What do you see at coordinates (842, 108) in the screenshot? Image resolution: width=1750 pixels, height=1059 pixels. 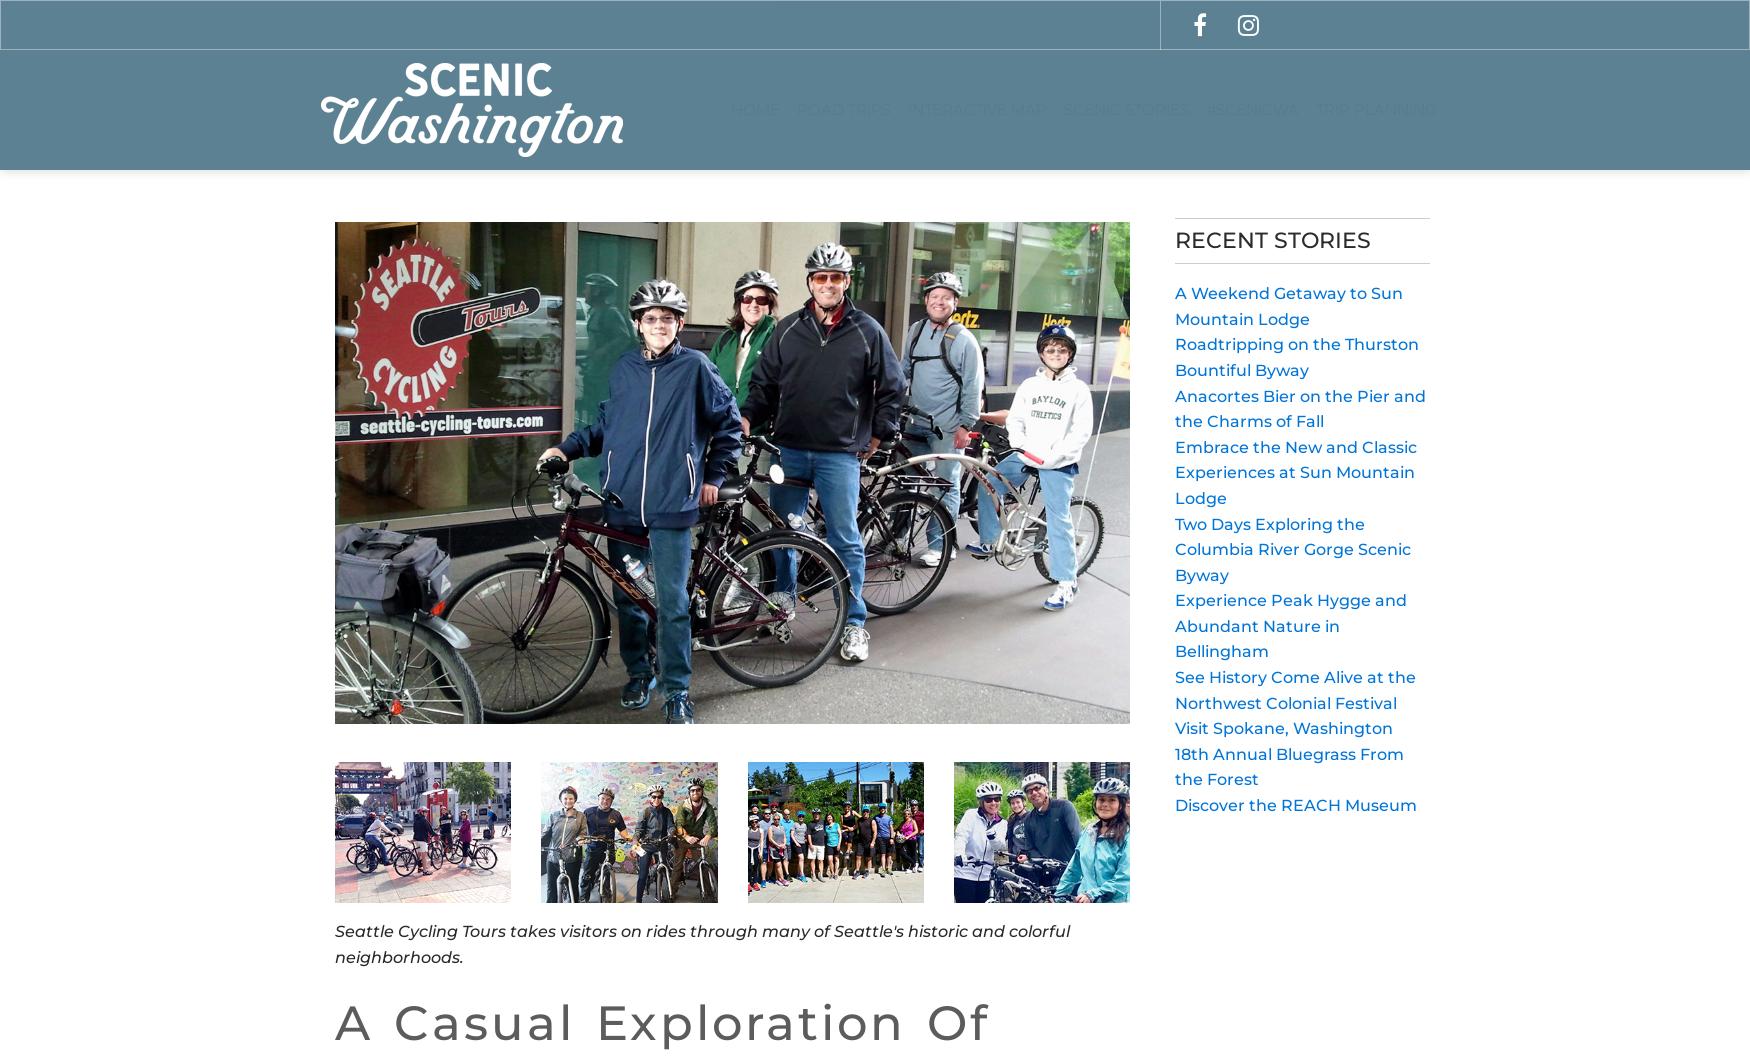 I see `'Road Trips'` at bounding box center [842, 108].